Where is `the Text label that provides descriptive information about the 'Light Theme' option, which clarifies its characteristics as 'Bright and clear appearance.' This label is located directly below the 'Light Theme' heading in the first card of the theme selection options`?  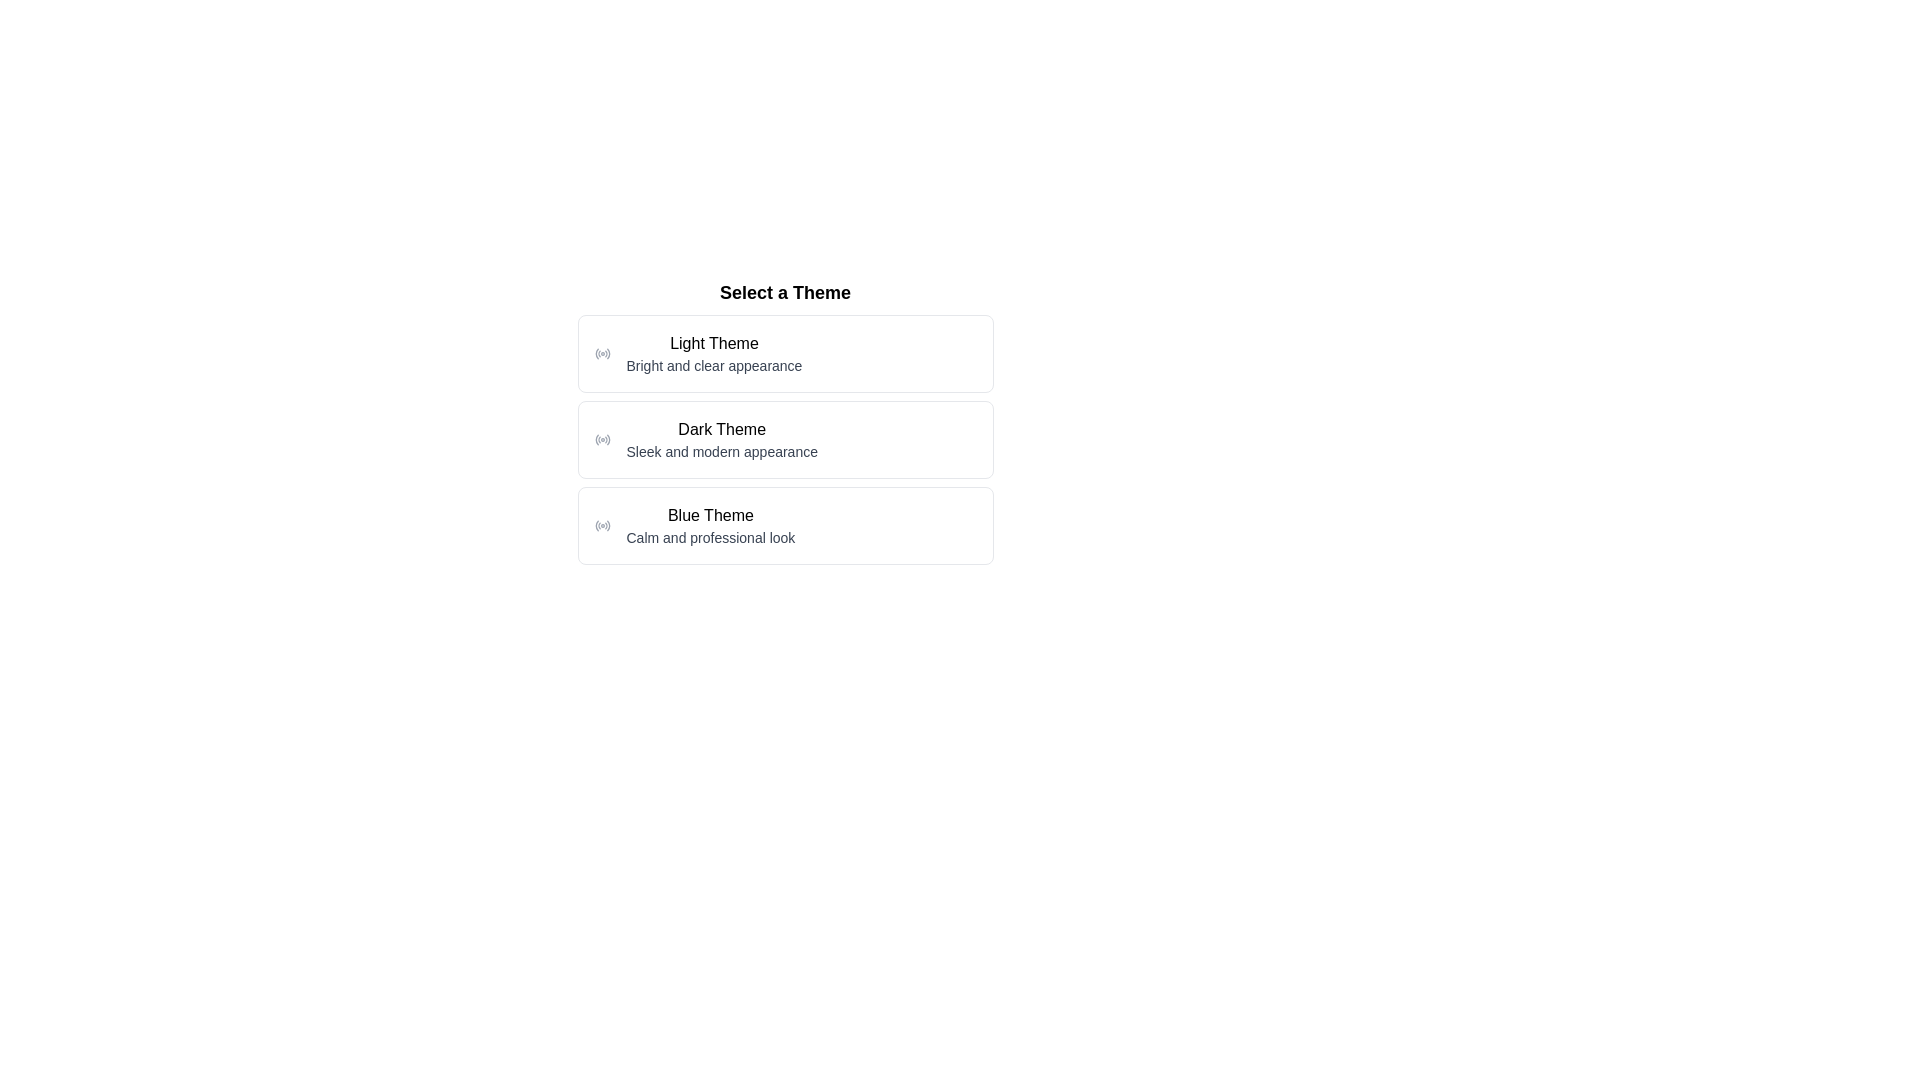
the Text label that provides descriptive information about the 'Light Theme' option, which clarifies its characteristics as 'Bright and clear appearance.' This label is located directly below the 'Light Theme' heading in the first card of the theme selection options is located at coordinates (714, 366).